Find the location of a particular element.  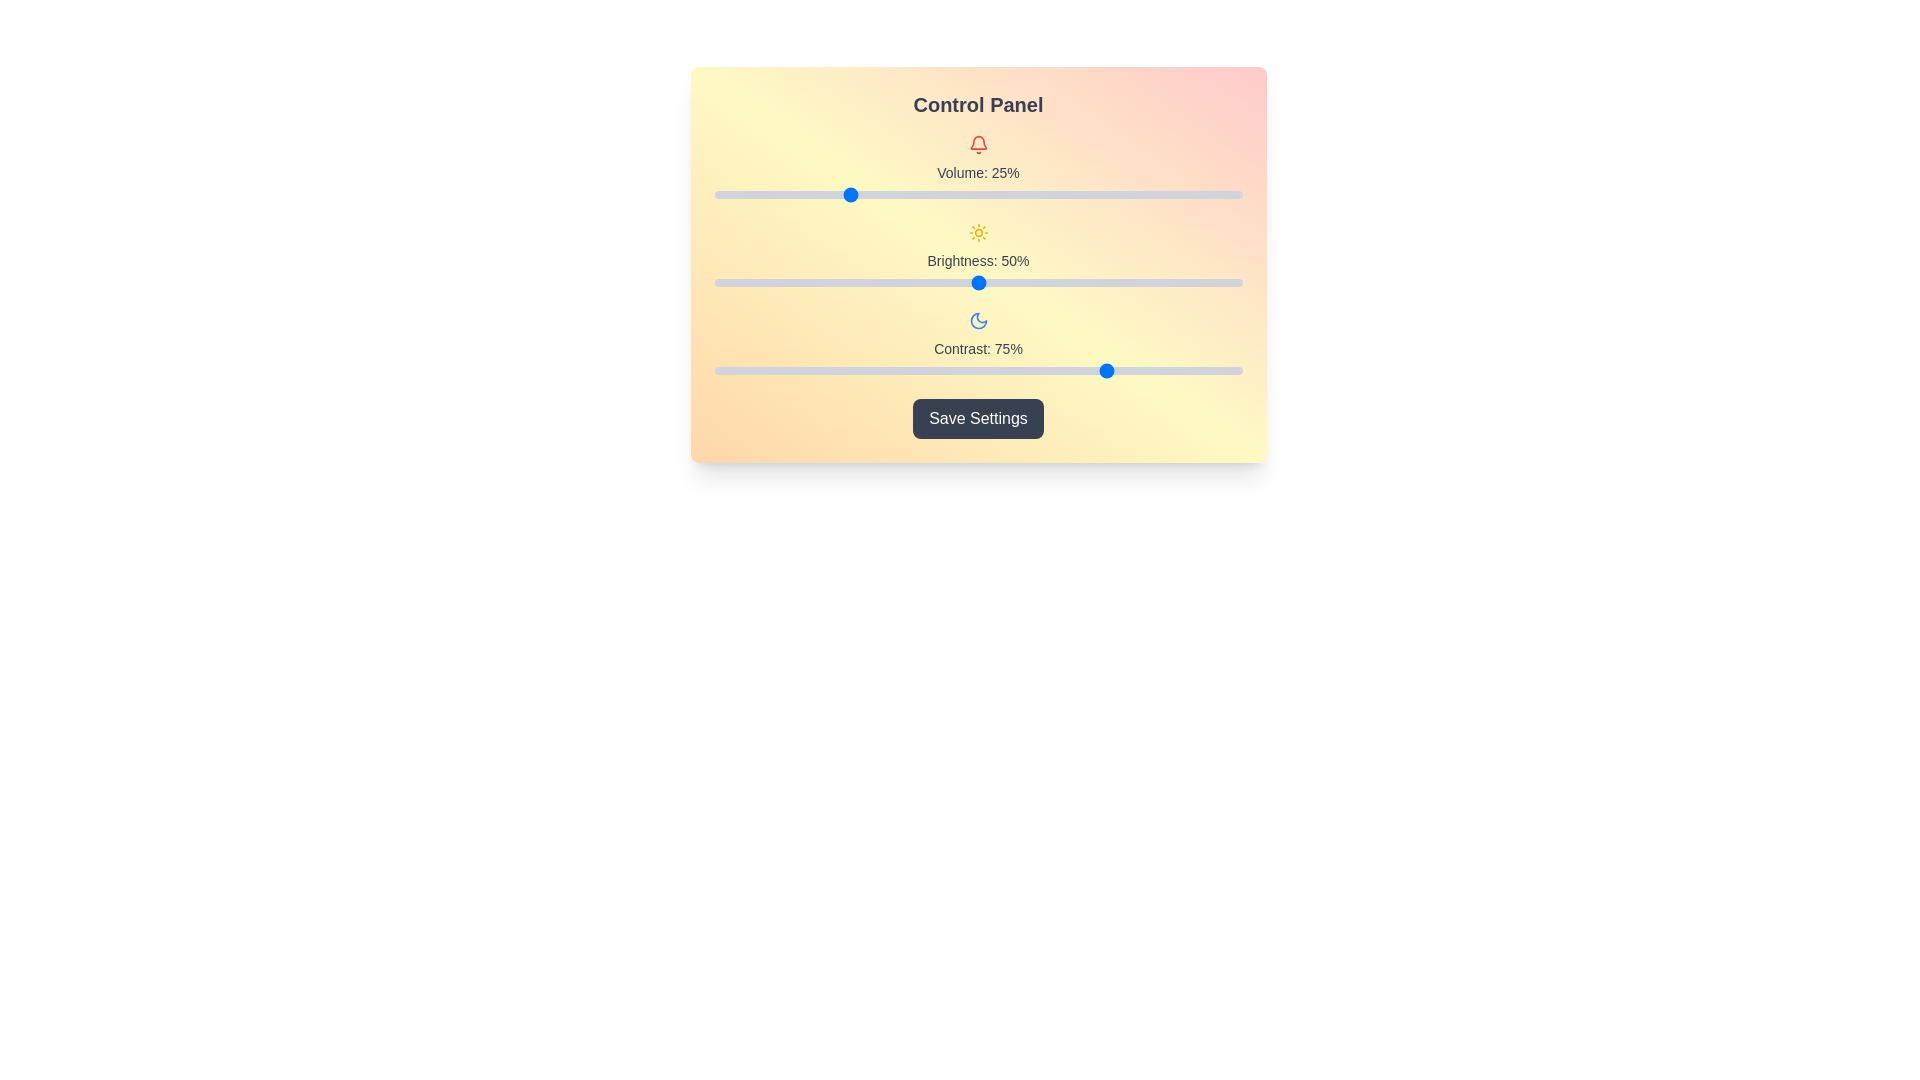

brightness is located at coordinates (887, 282).